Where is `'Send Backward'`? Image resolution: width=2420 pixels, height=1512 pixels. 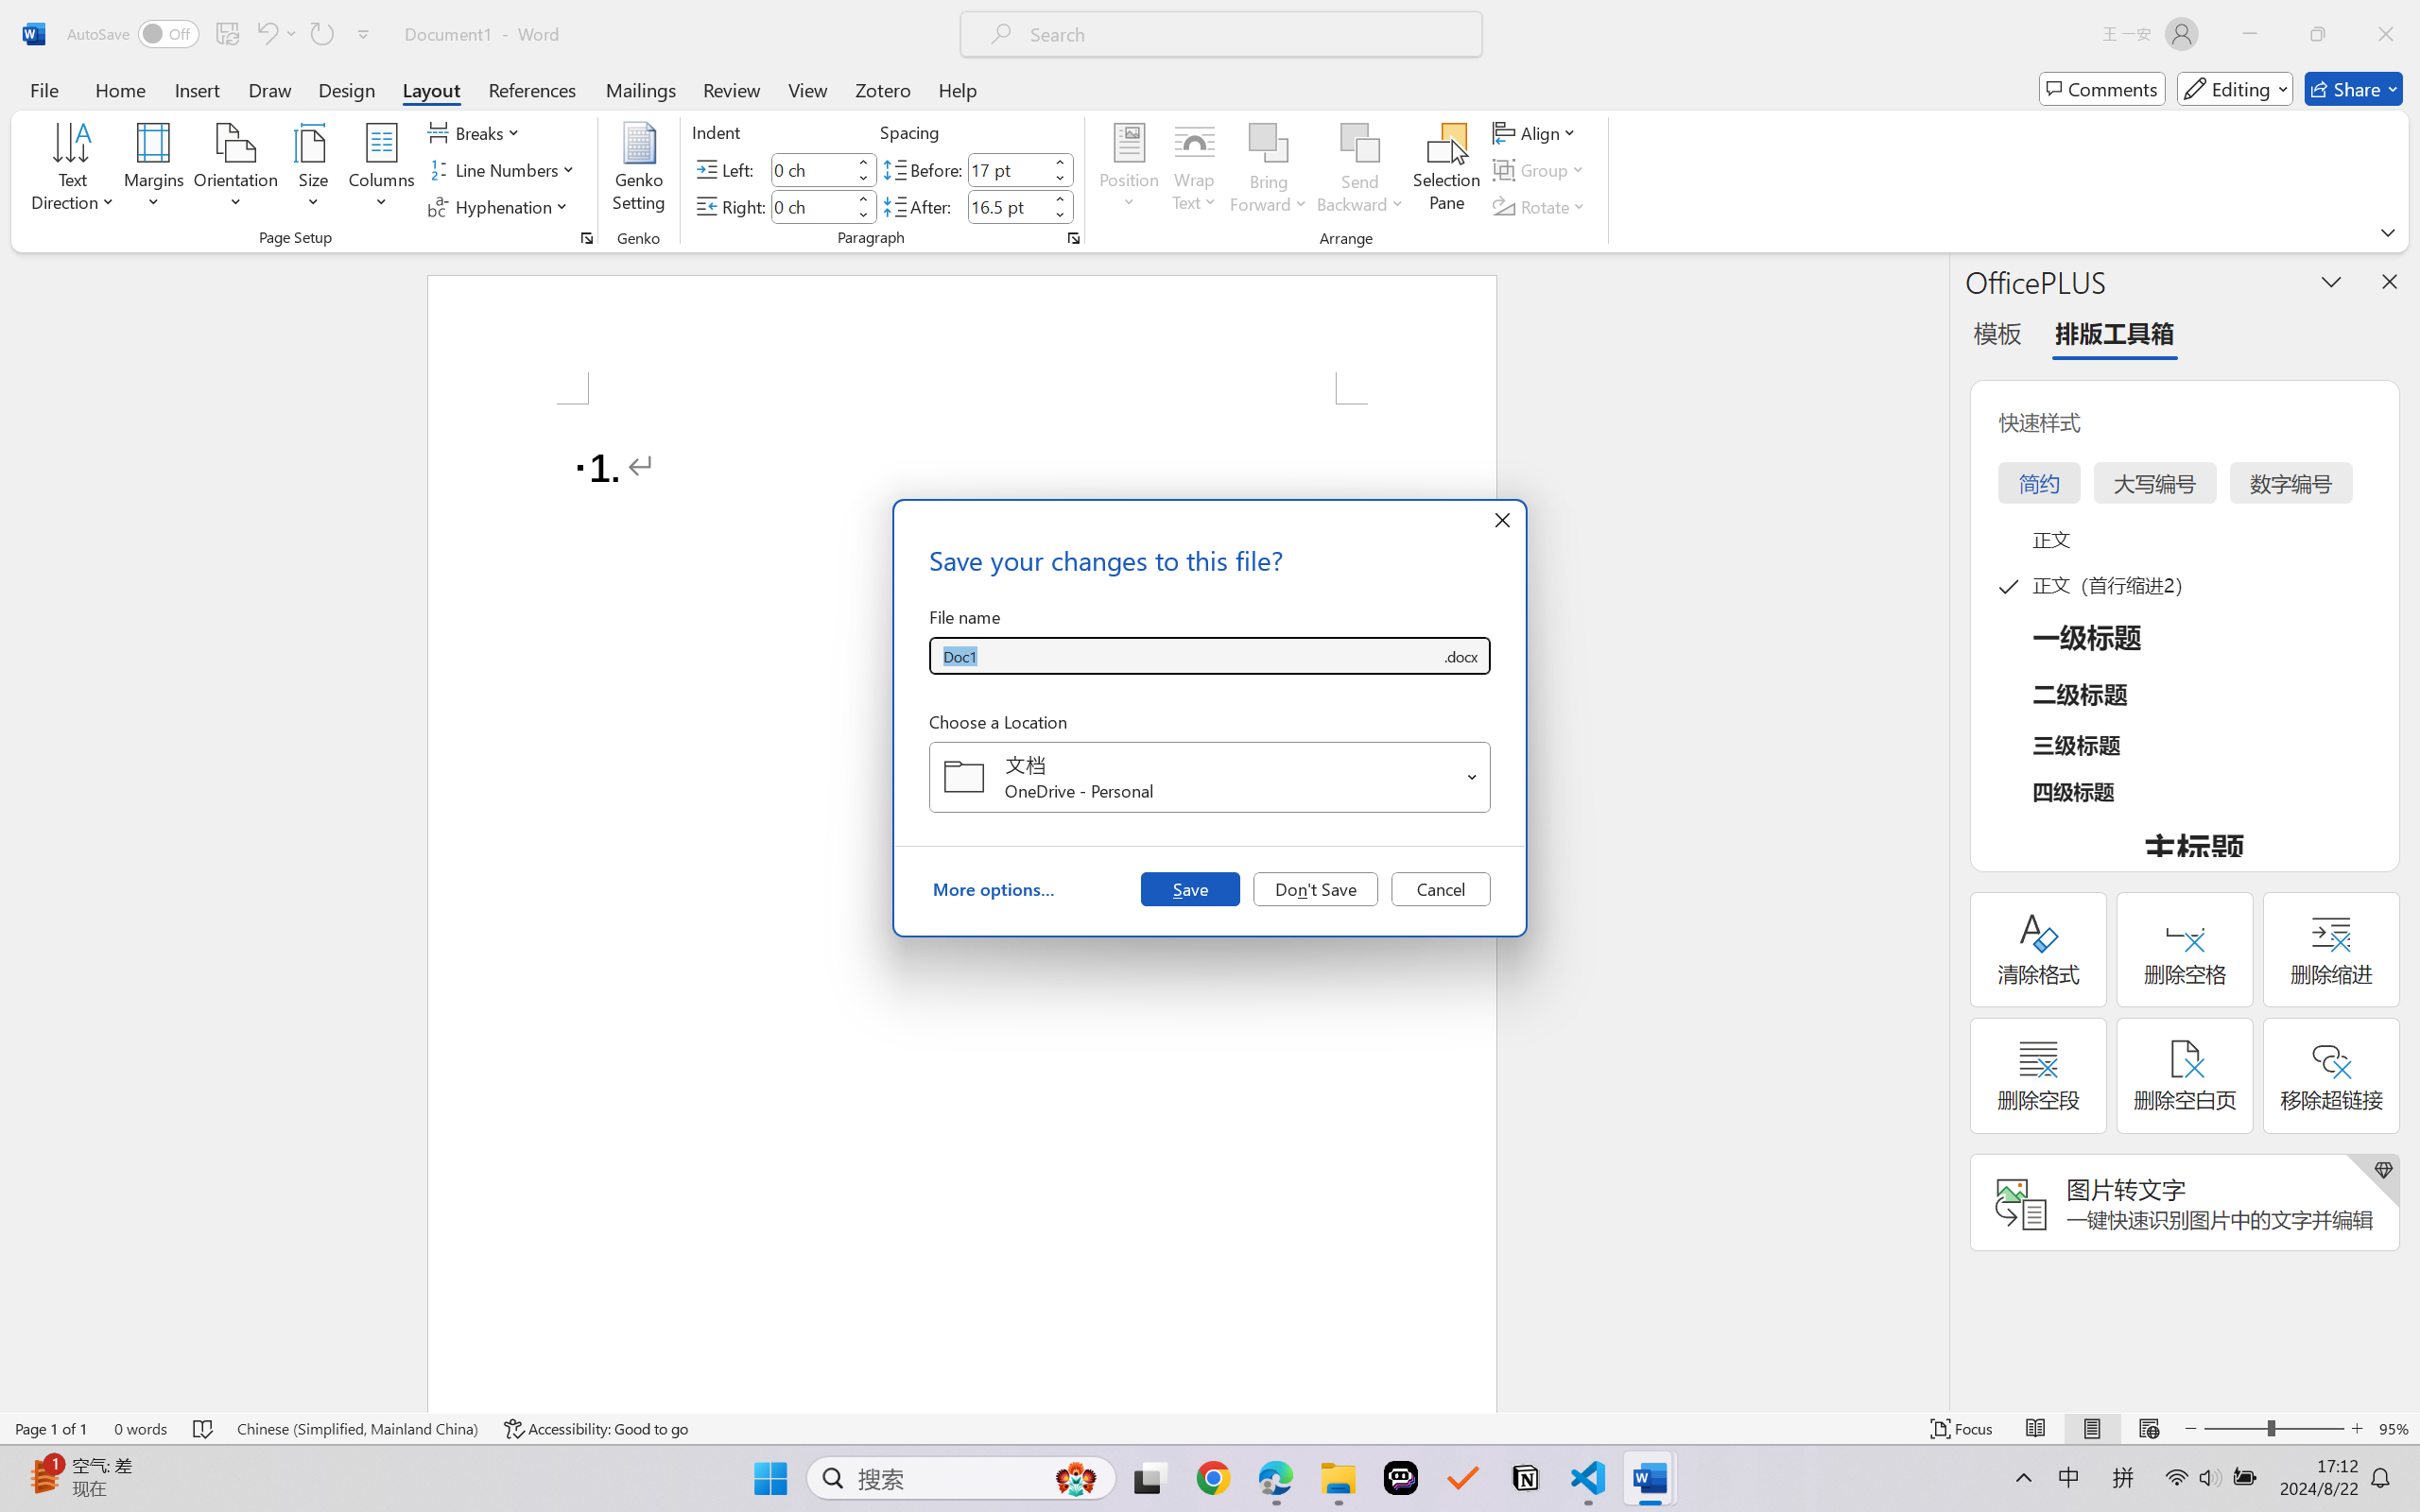
'Send Backward' is located at coordinates (1360, 143).